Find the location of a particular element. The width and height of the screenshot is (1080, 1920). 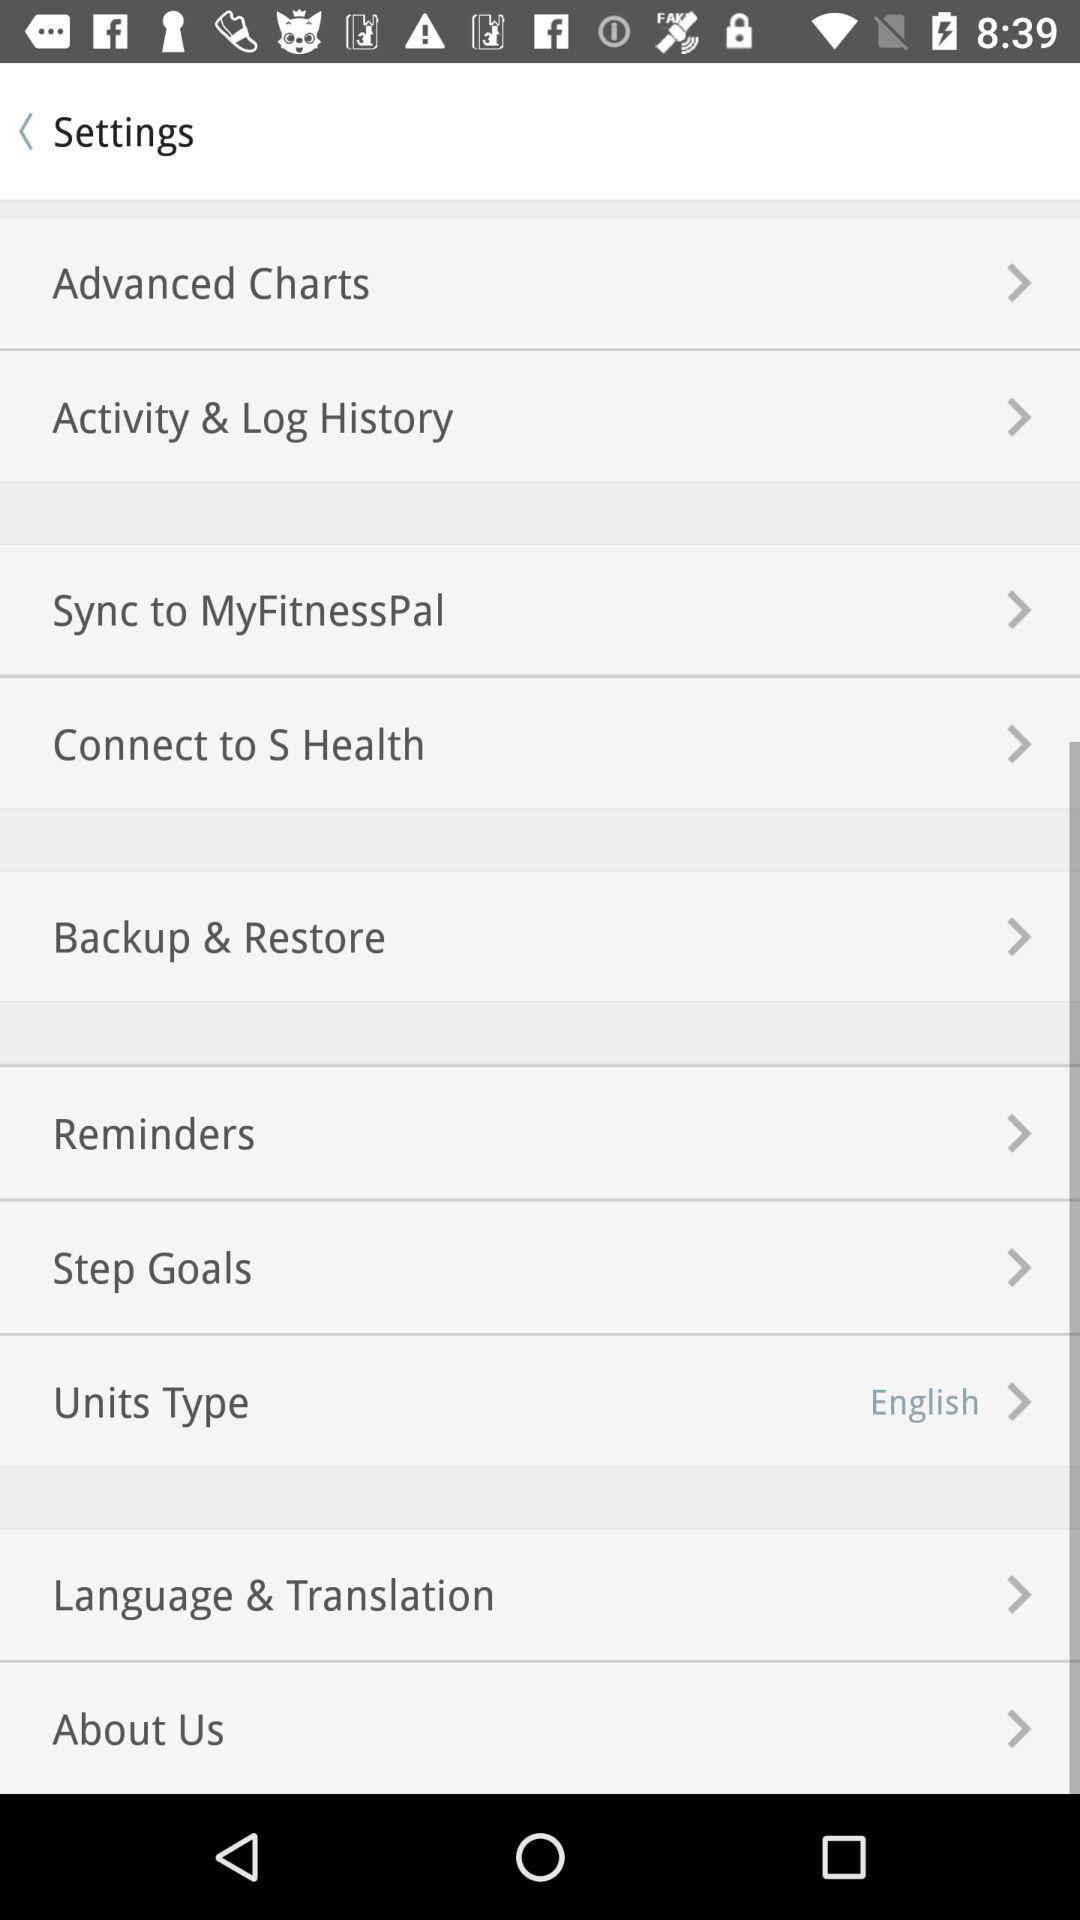

the reminders icon is located at coordinates (127, 1132).